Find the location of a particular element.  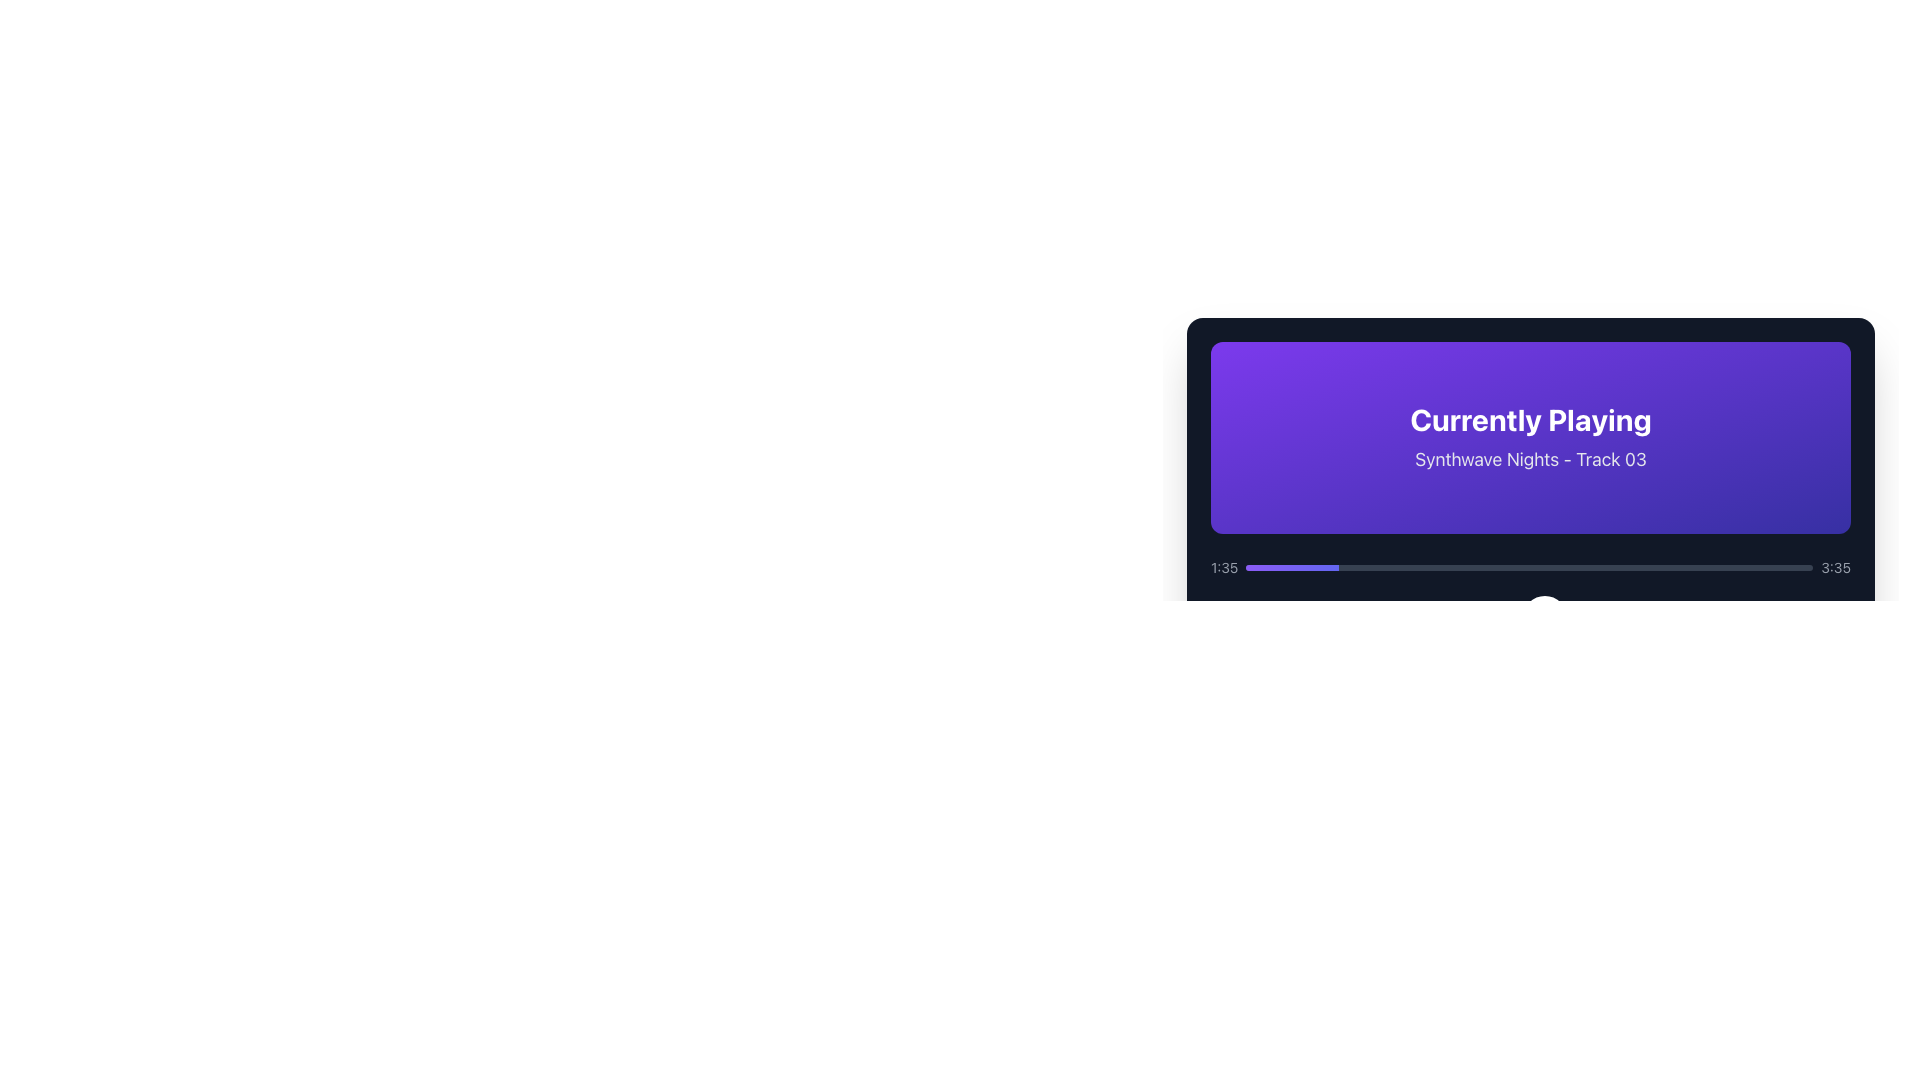

the descriptive label indicating the title and track number of the currently playing music, which is positioned below the 'Currently Playing' heading is located at coordinates (1530, 459).